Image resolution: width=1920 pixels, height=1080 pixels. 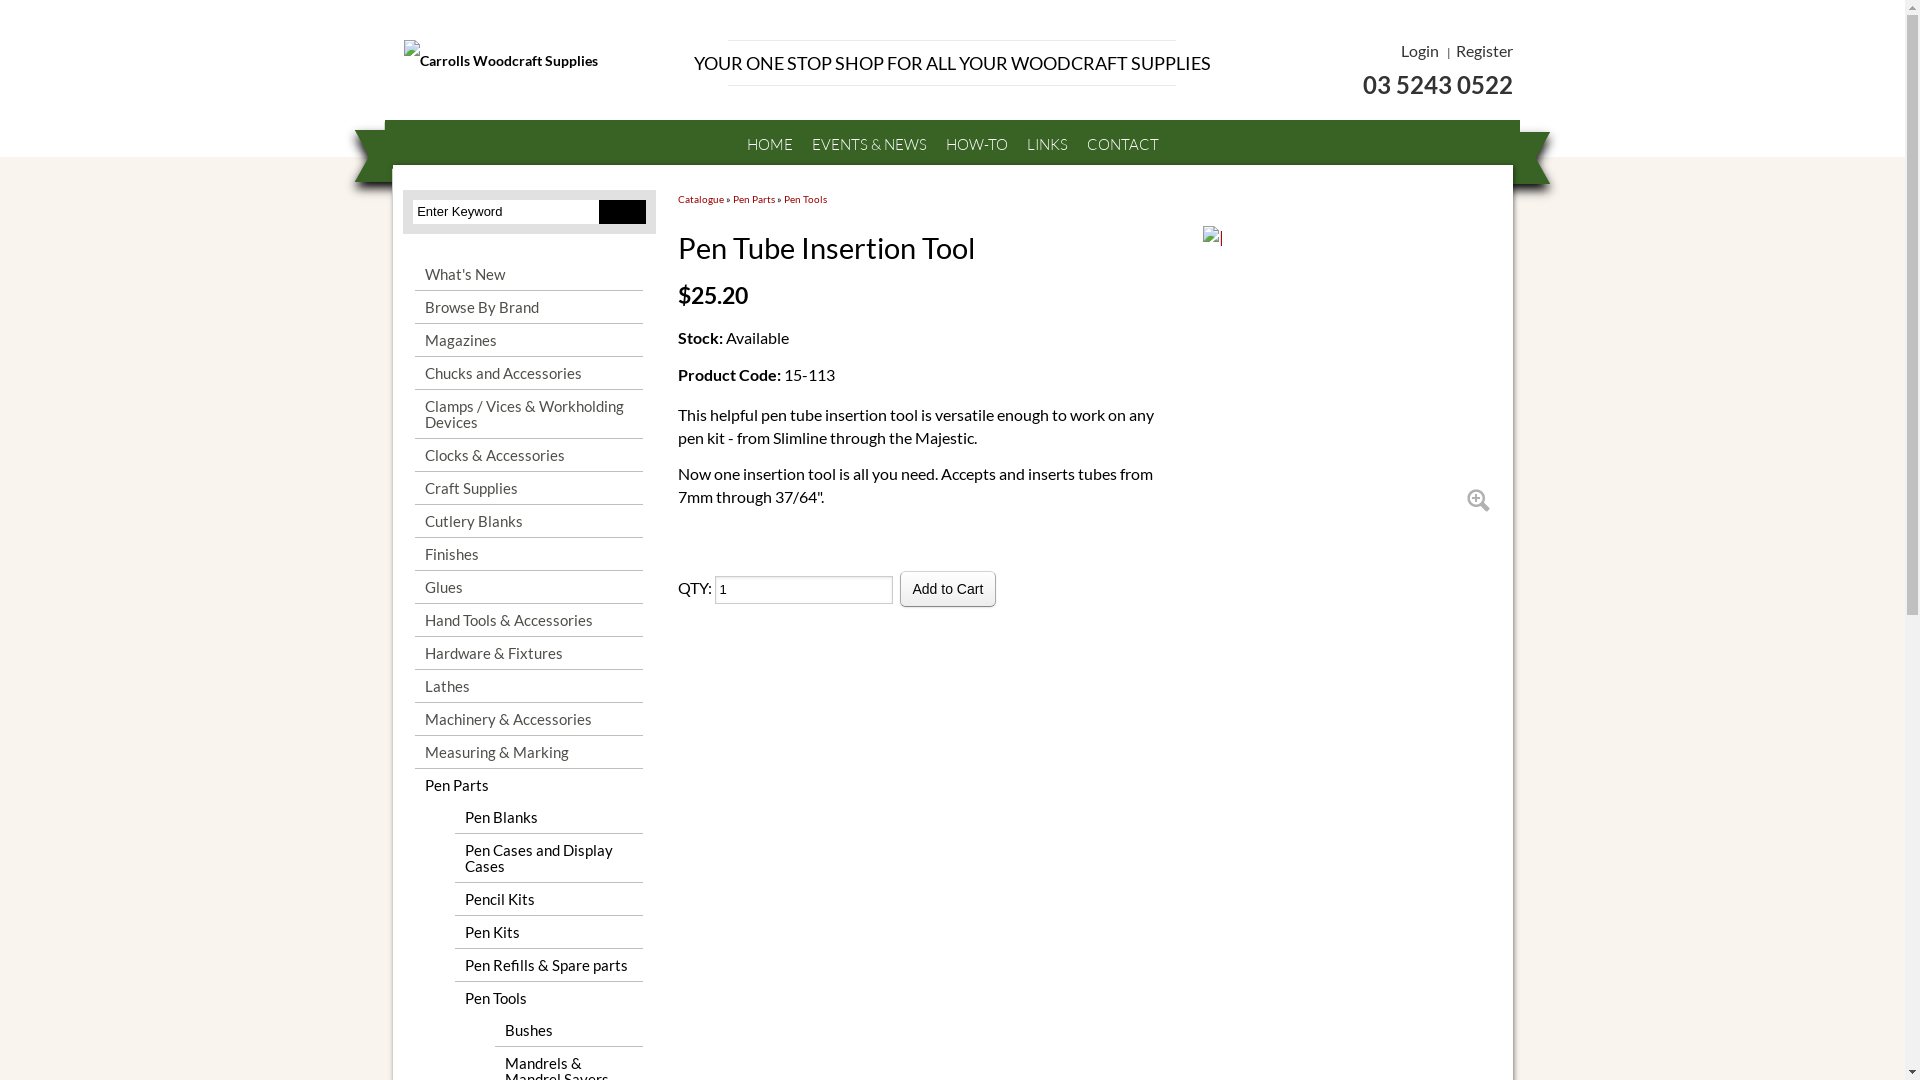 I want to click on 'Browse By Brand', so click(x=413, y=307).